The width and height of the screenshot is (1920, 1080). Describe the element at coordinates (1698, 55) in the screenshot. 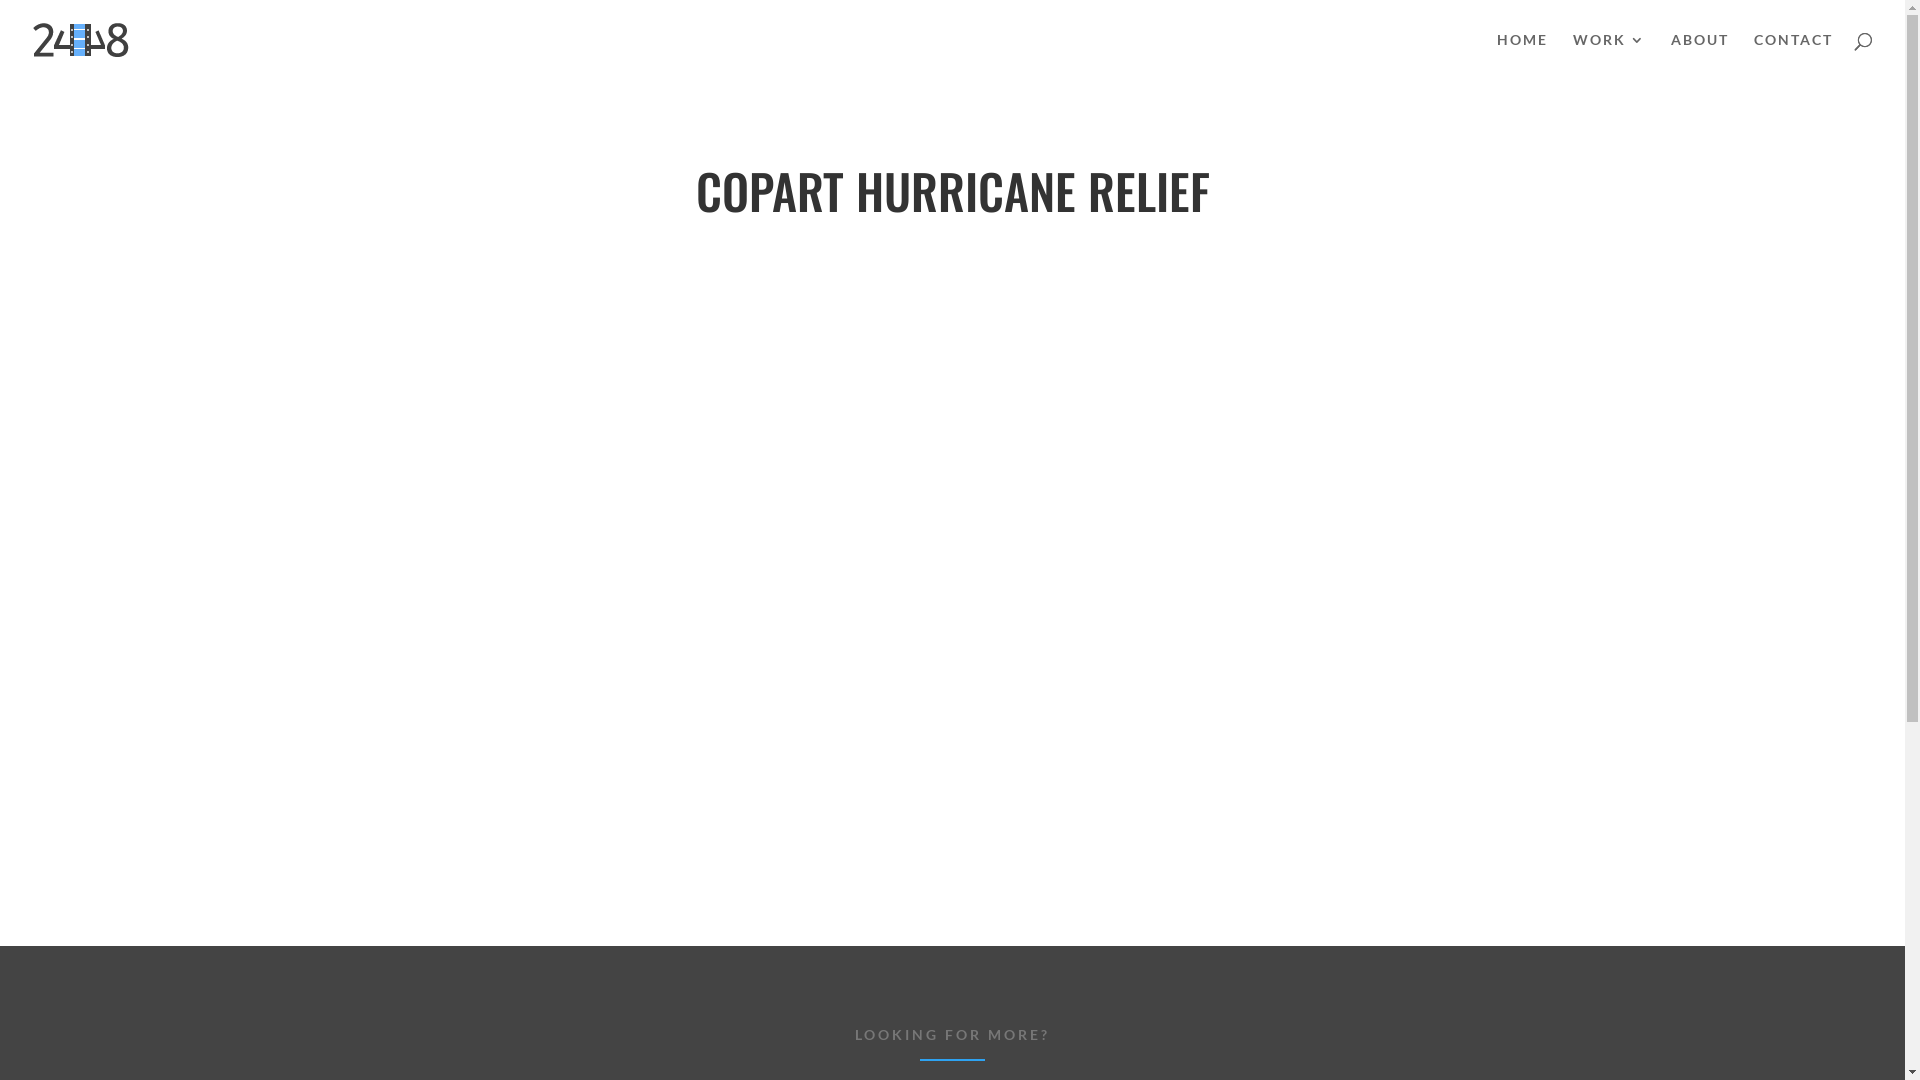

I see `'ABOUT'` at that location.